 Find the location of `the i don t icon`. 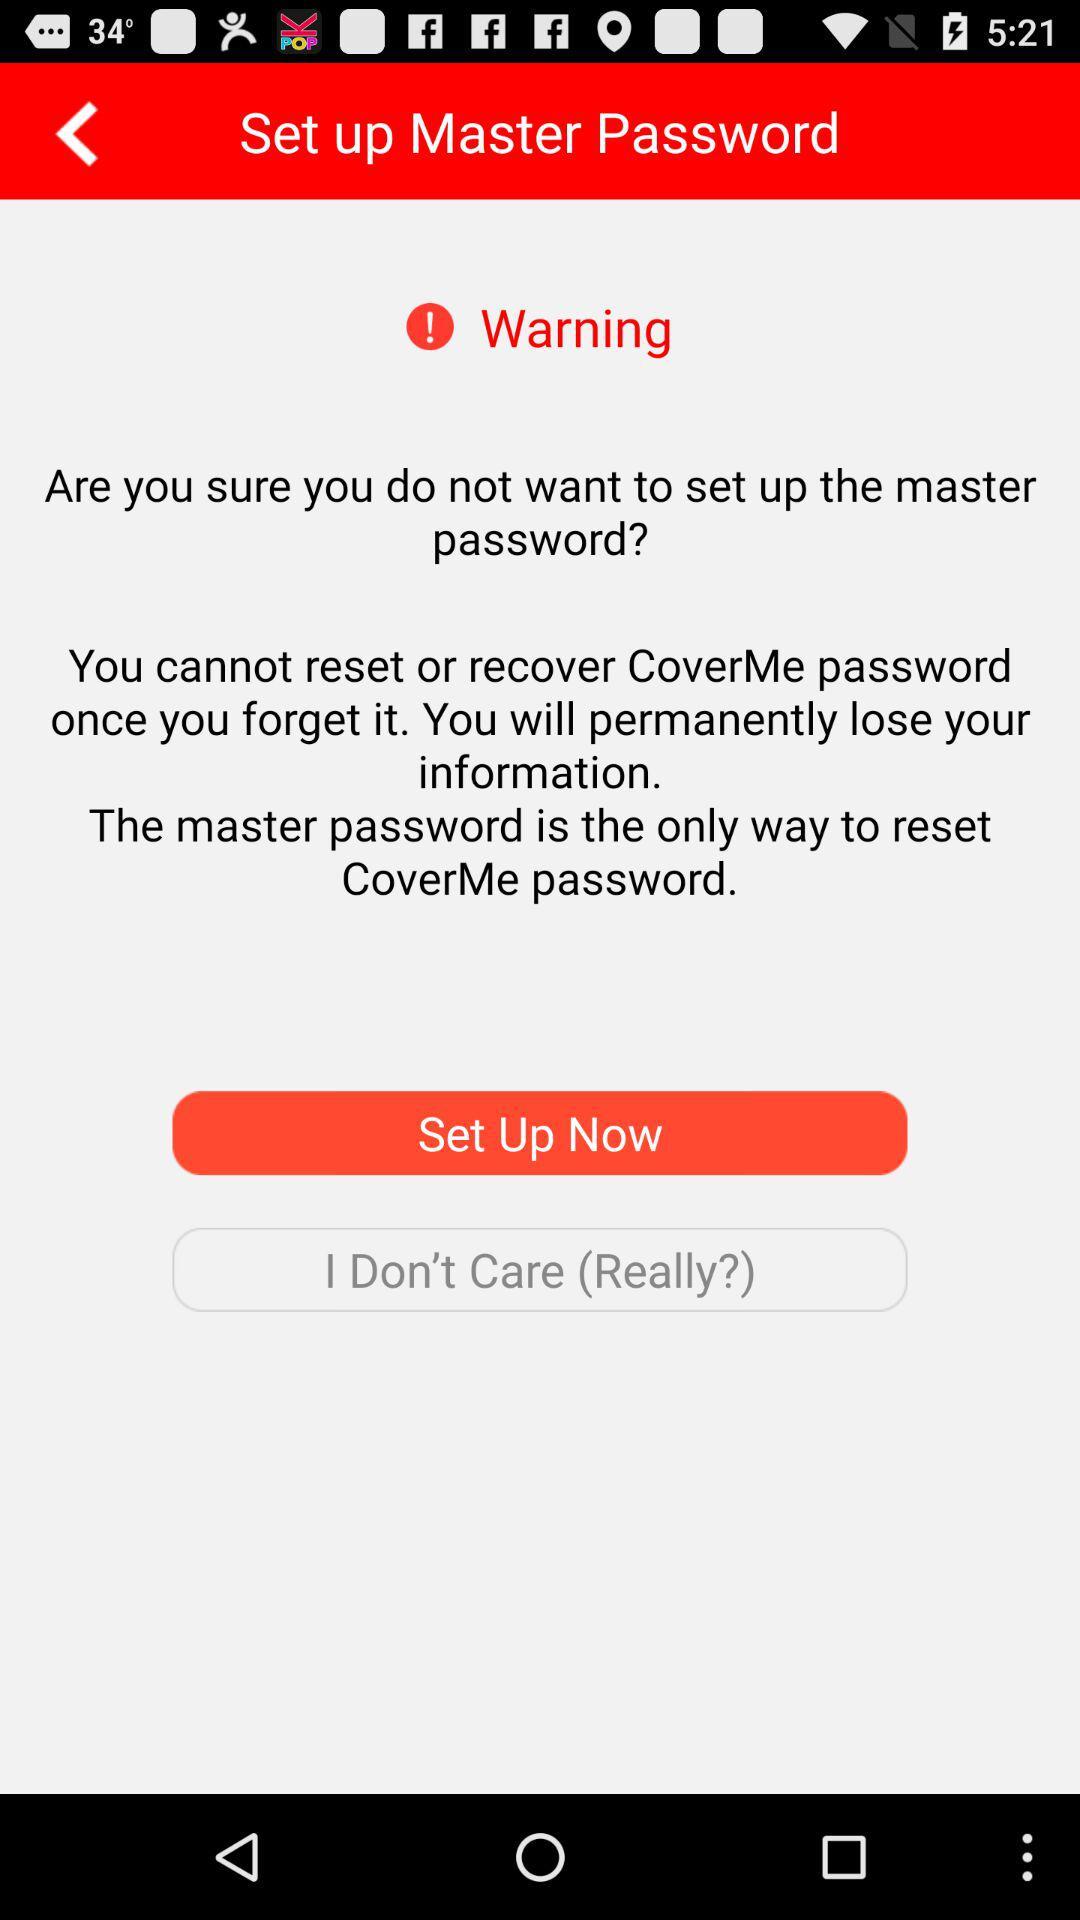

the i don t icon is located at coordinates (540, 1268).